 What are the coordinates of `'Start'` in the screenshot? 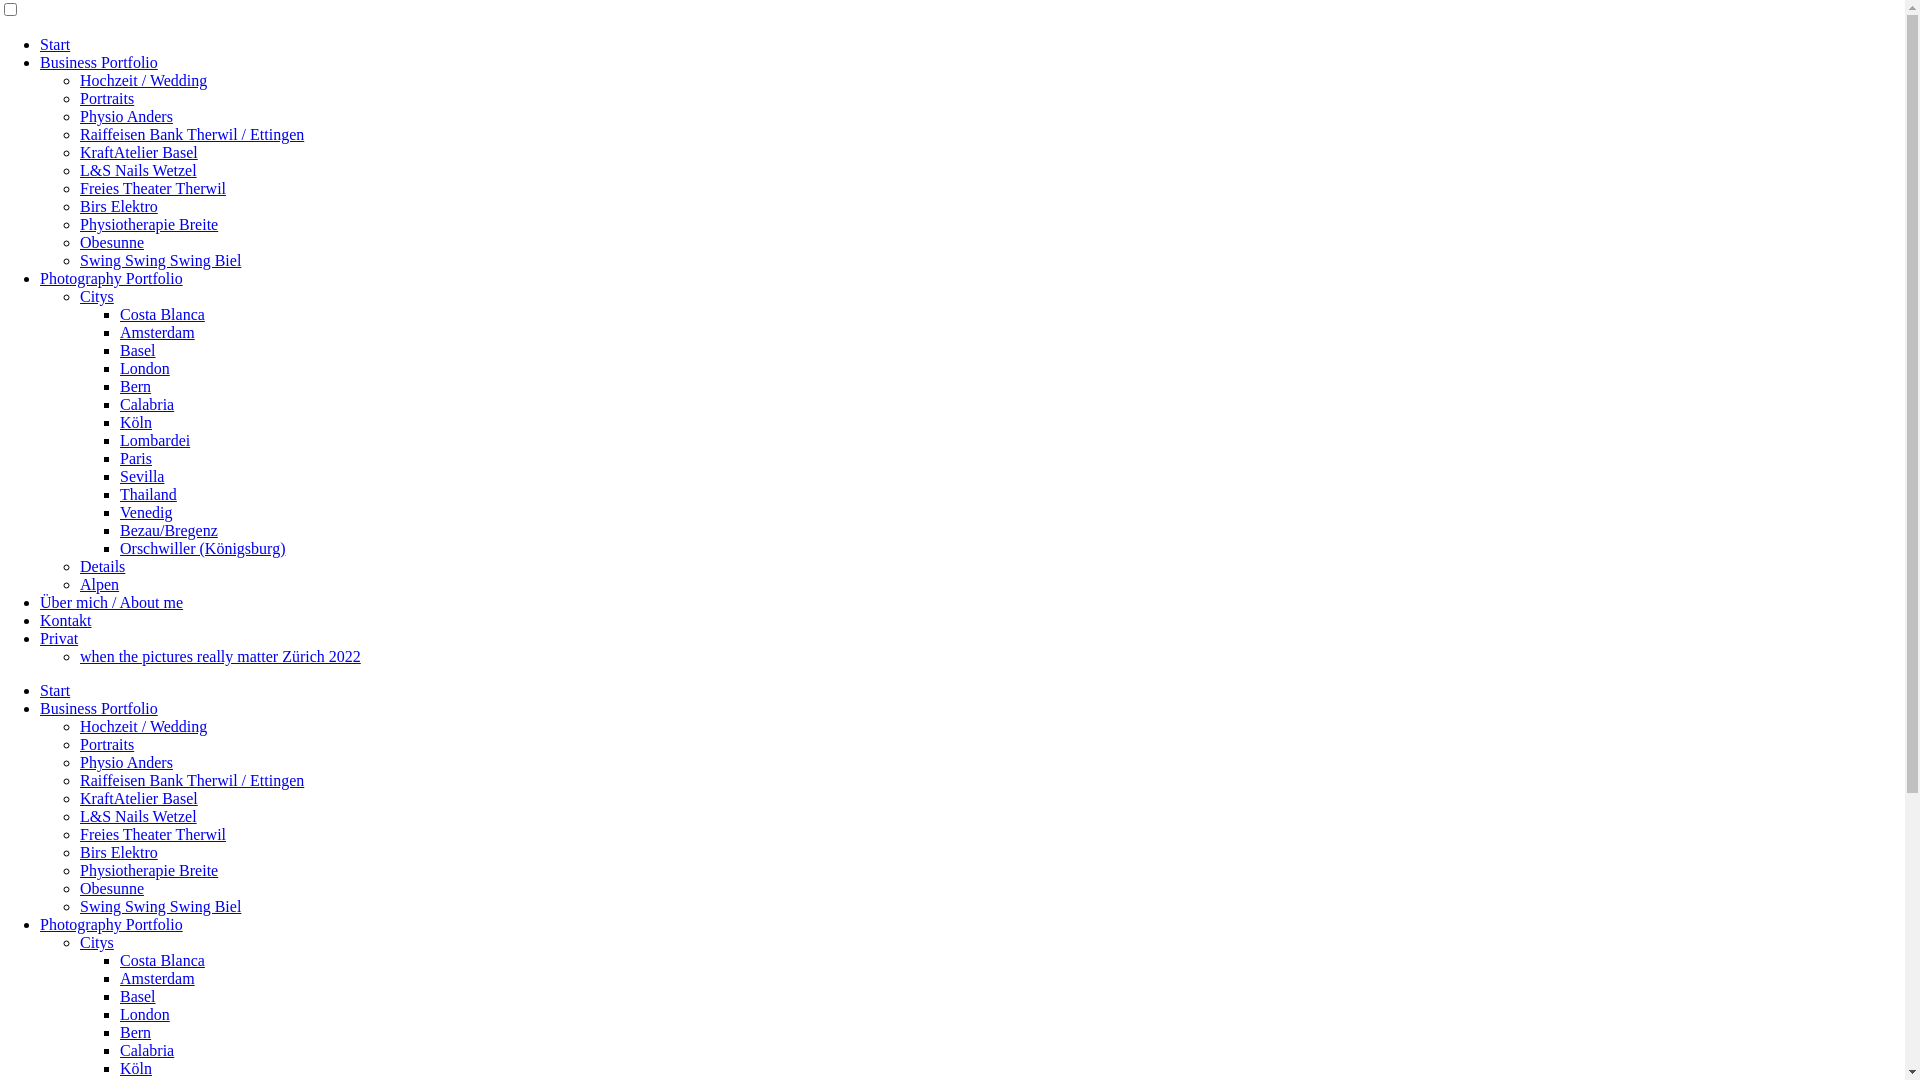 It's located at (39, 689).